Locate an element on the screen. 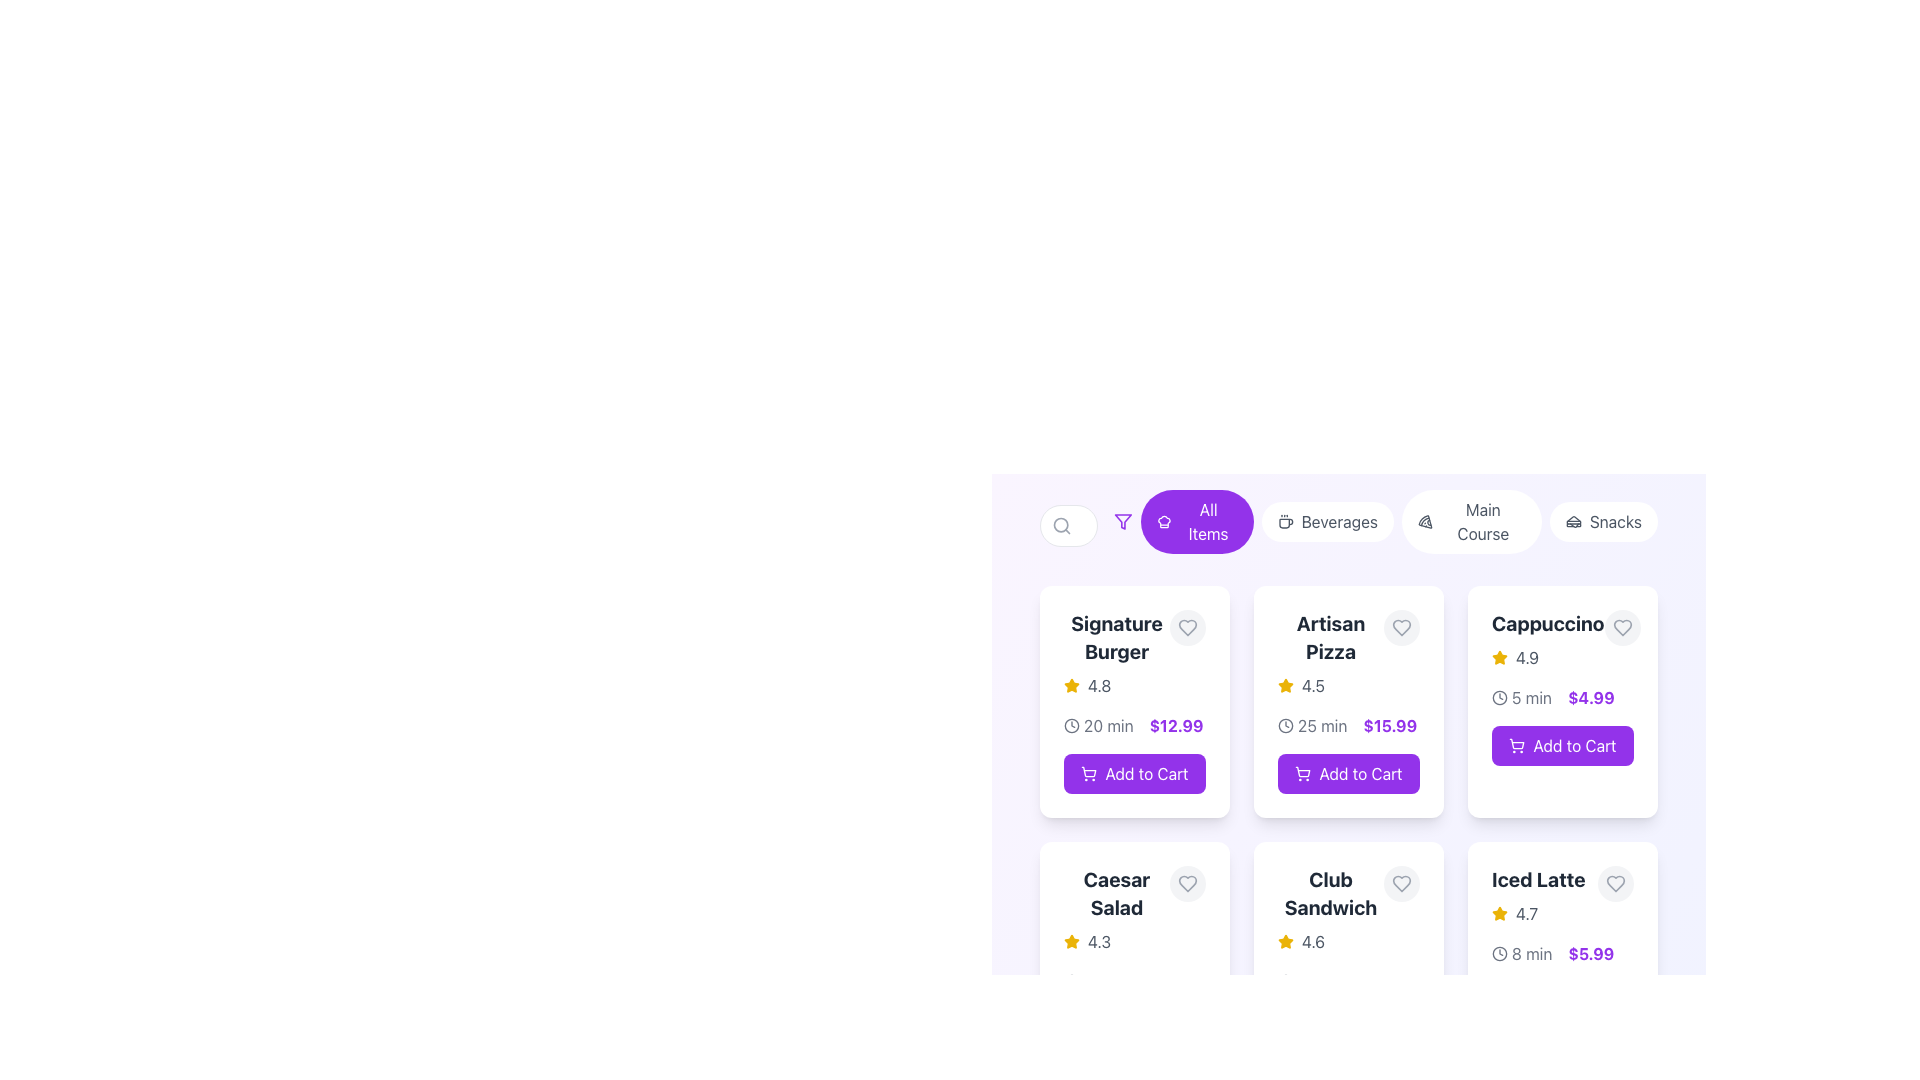 The image size is (1920, 1080). the 'Beverages' category icon located in the navigation bar is located at coordinates (1285, 520).